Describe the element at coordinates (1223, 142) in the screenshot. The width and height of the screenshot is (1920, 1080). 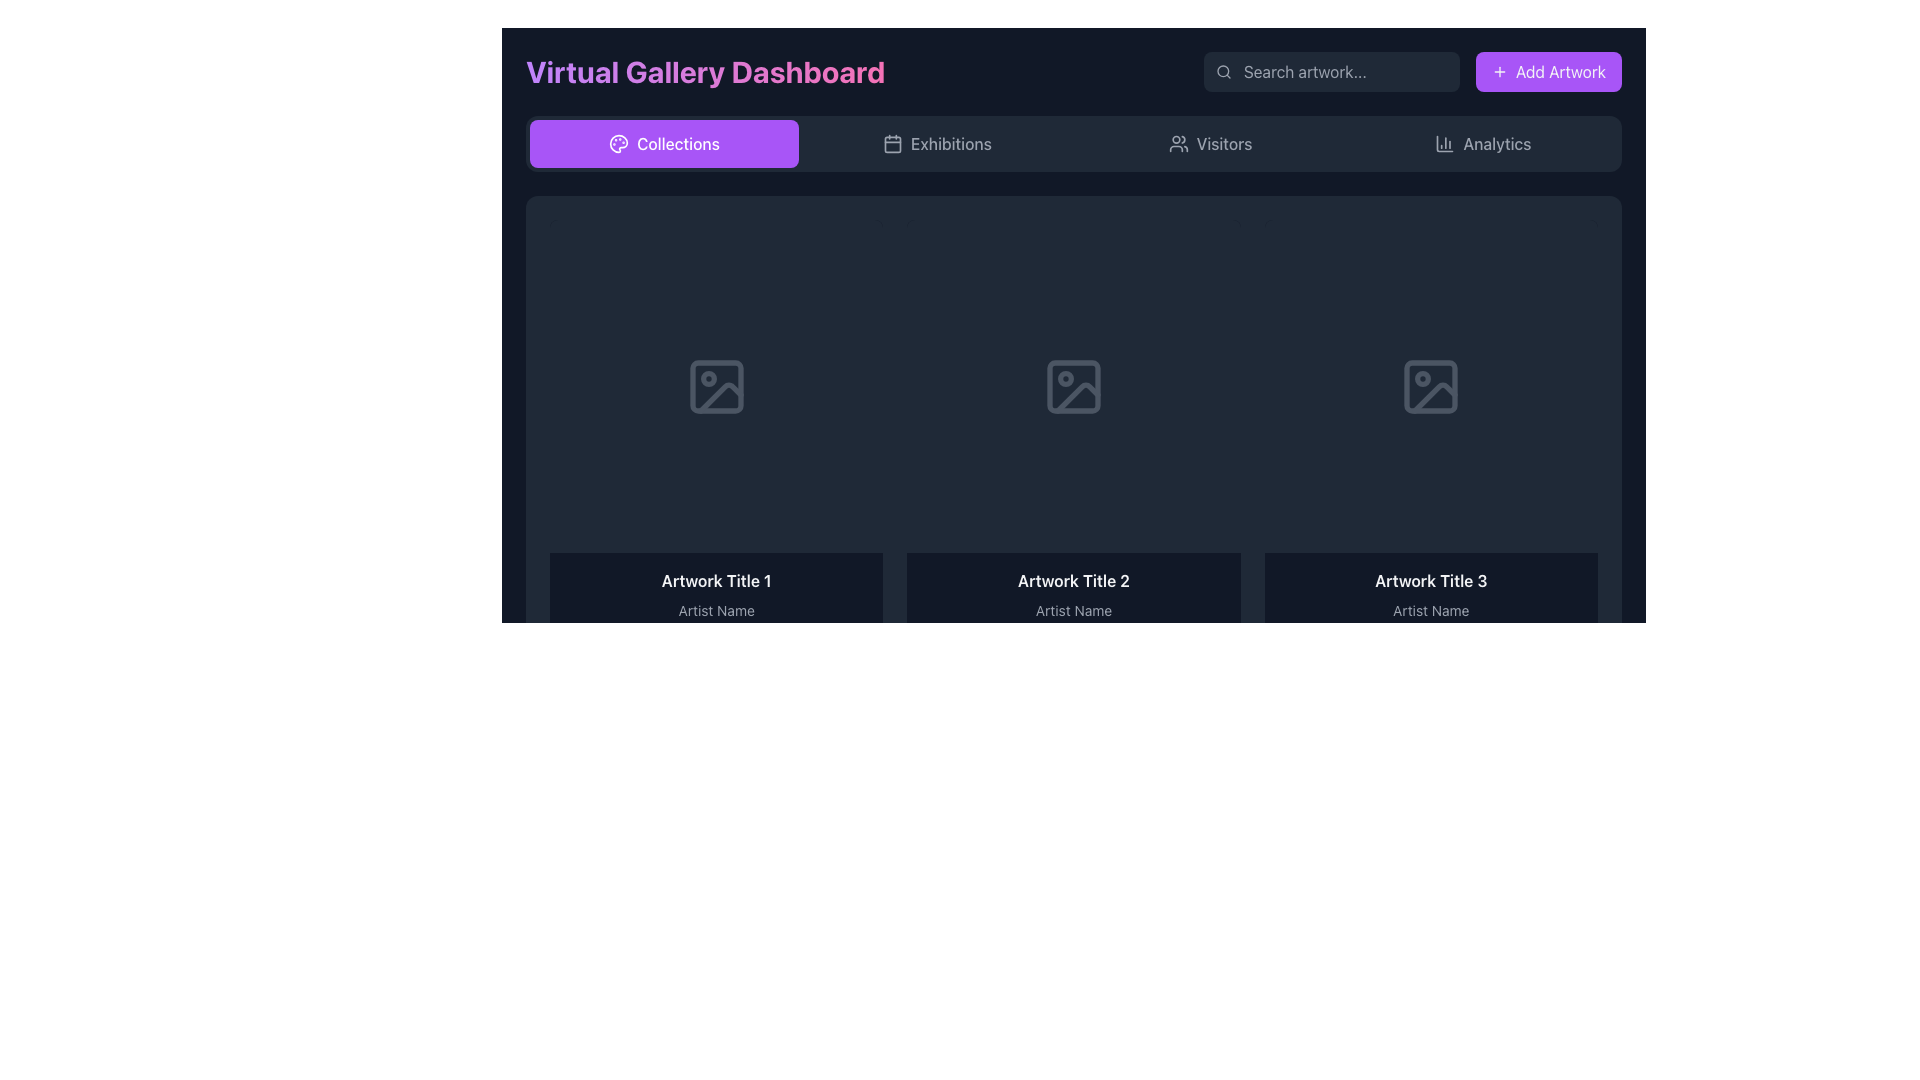
I see `the static text label displaying 'Visitors' in the header navigation bar, which is positioned between an icon of a group of people and the 'Analytics' navigation option` at that location.